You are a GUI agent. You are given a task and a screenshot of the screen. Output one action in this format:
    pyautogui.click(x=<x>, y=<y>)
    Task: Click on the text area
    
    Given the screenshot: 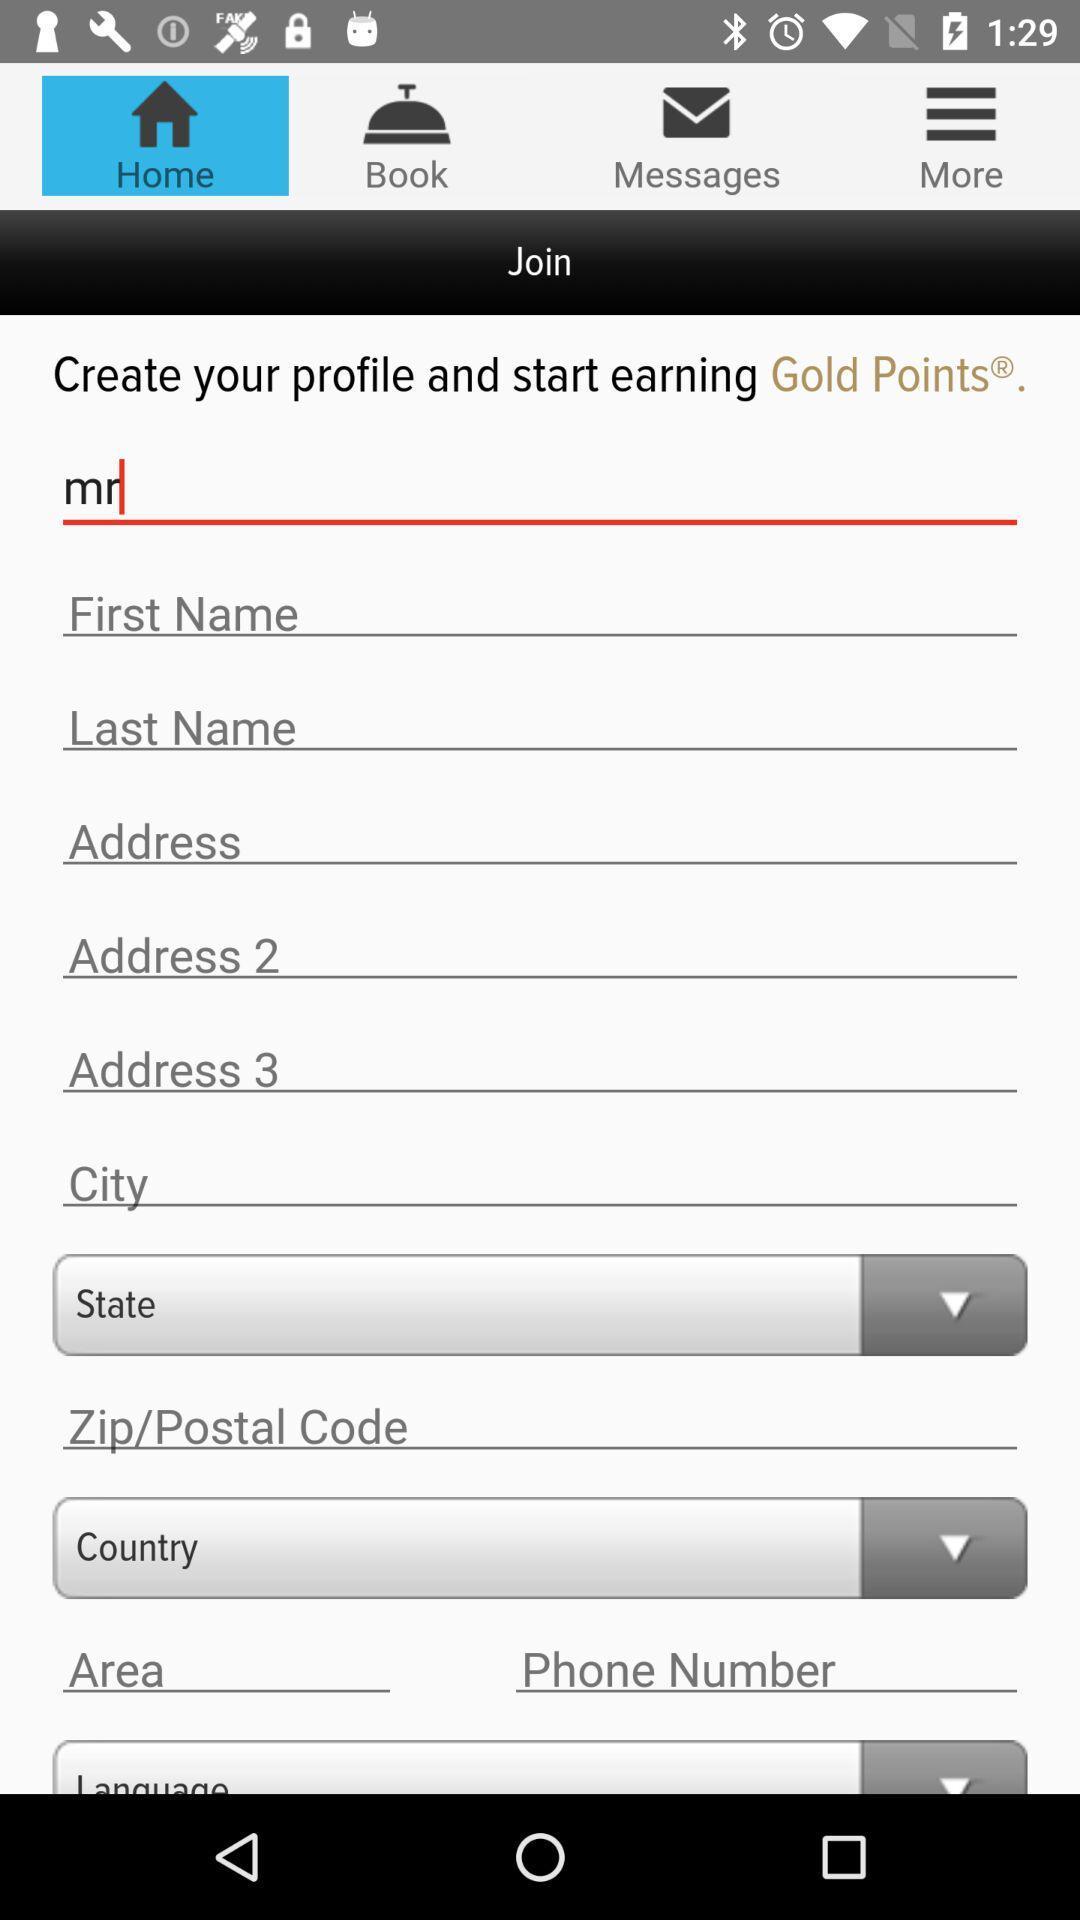 What is the action you would take?
    pyautogui.click(x=765, y=1669)
    